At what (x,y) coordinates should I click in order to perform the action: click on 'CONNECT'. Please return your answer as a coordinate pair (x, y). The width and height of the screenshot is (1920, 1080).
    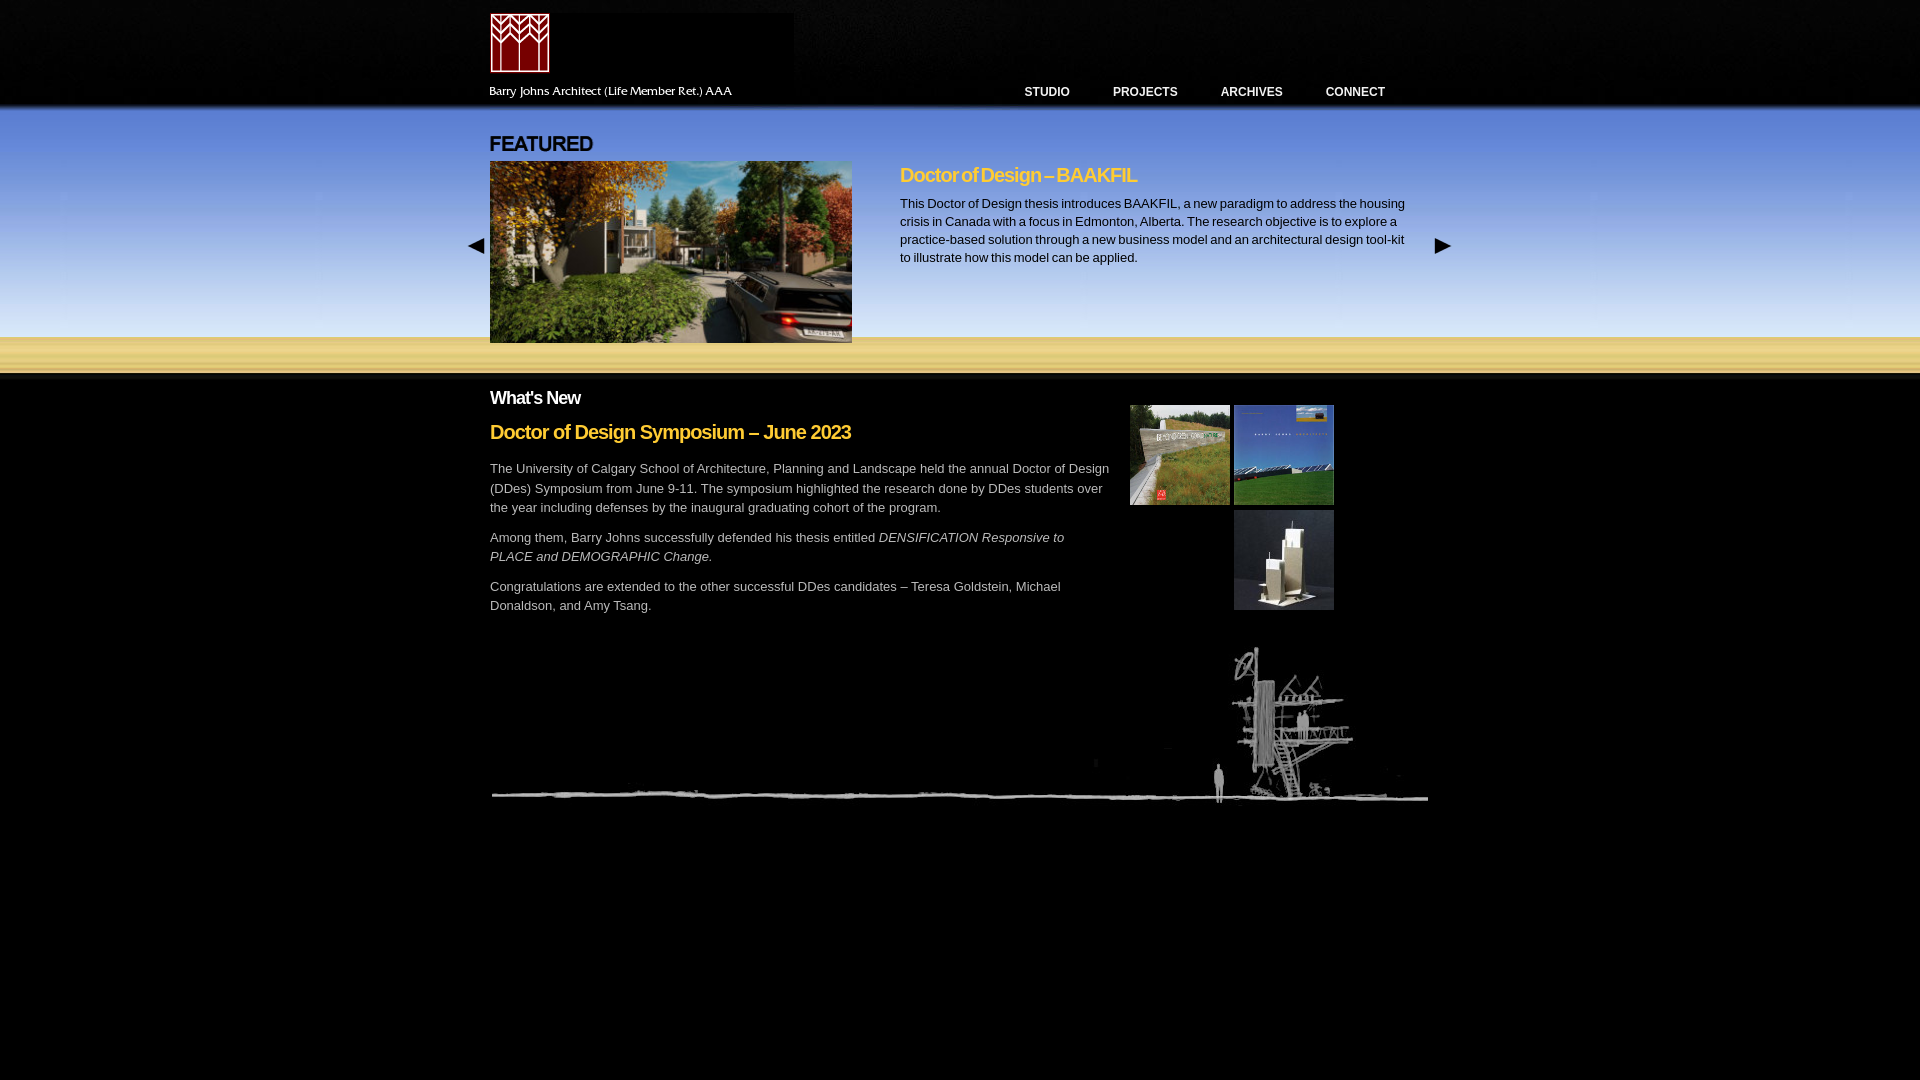
    Looking at the image, I should click on (1355, 92).